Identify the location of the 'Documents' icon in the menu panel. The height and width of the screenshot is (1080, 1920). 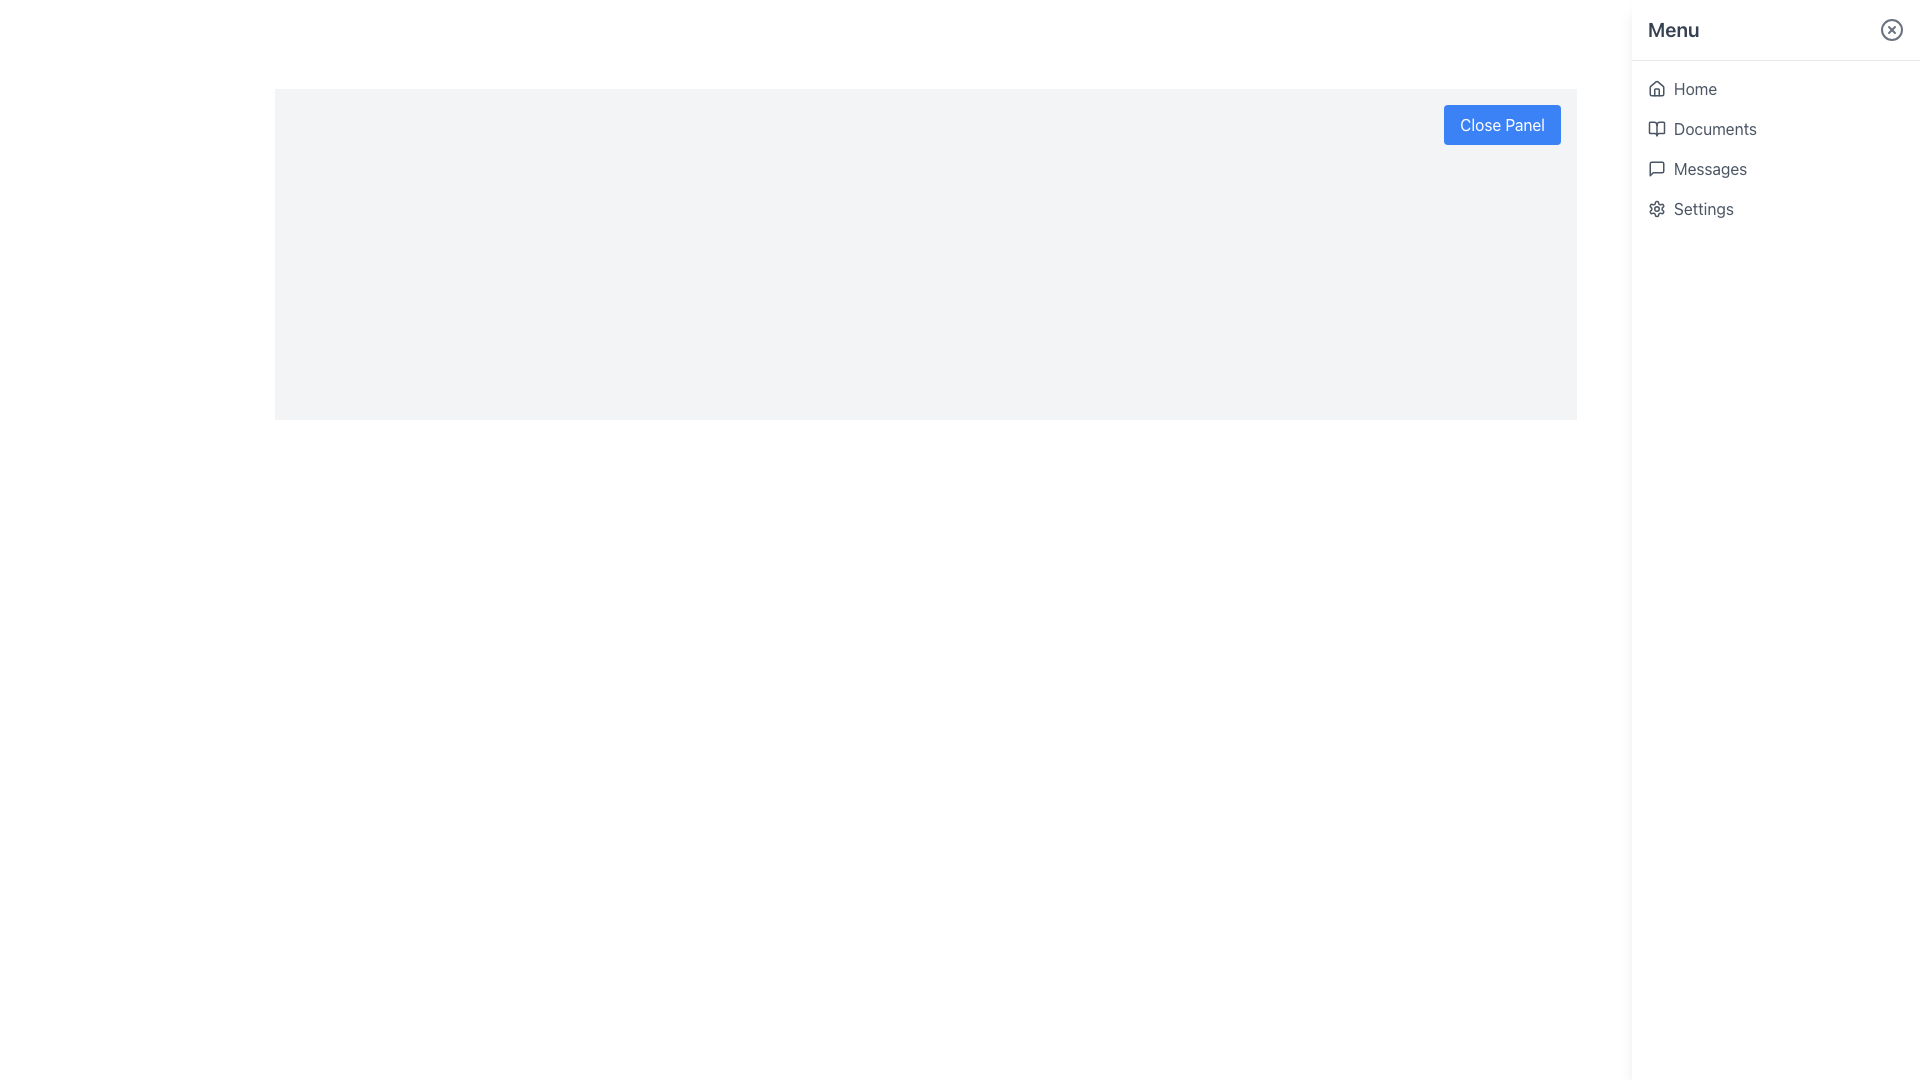
(1656, 128).